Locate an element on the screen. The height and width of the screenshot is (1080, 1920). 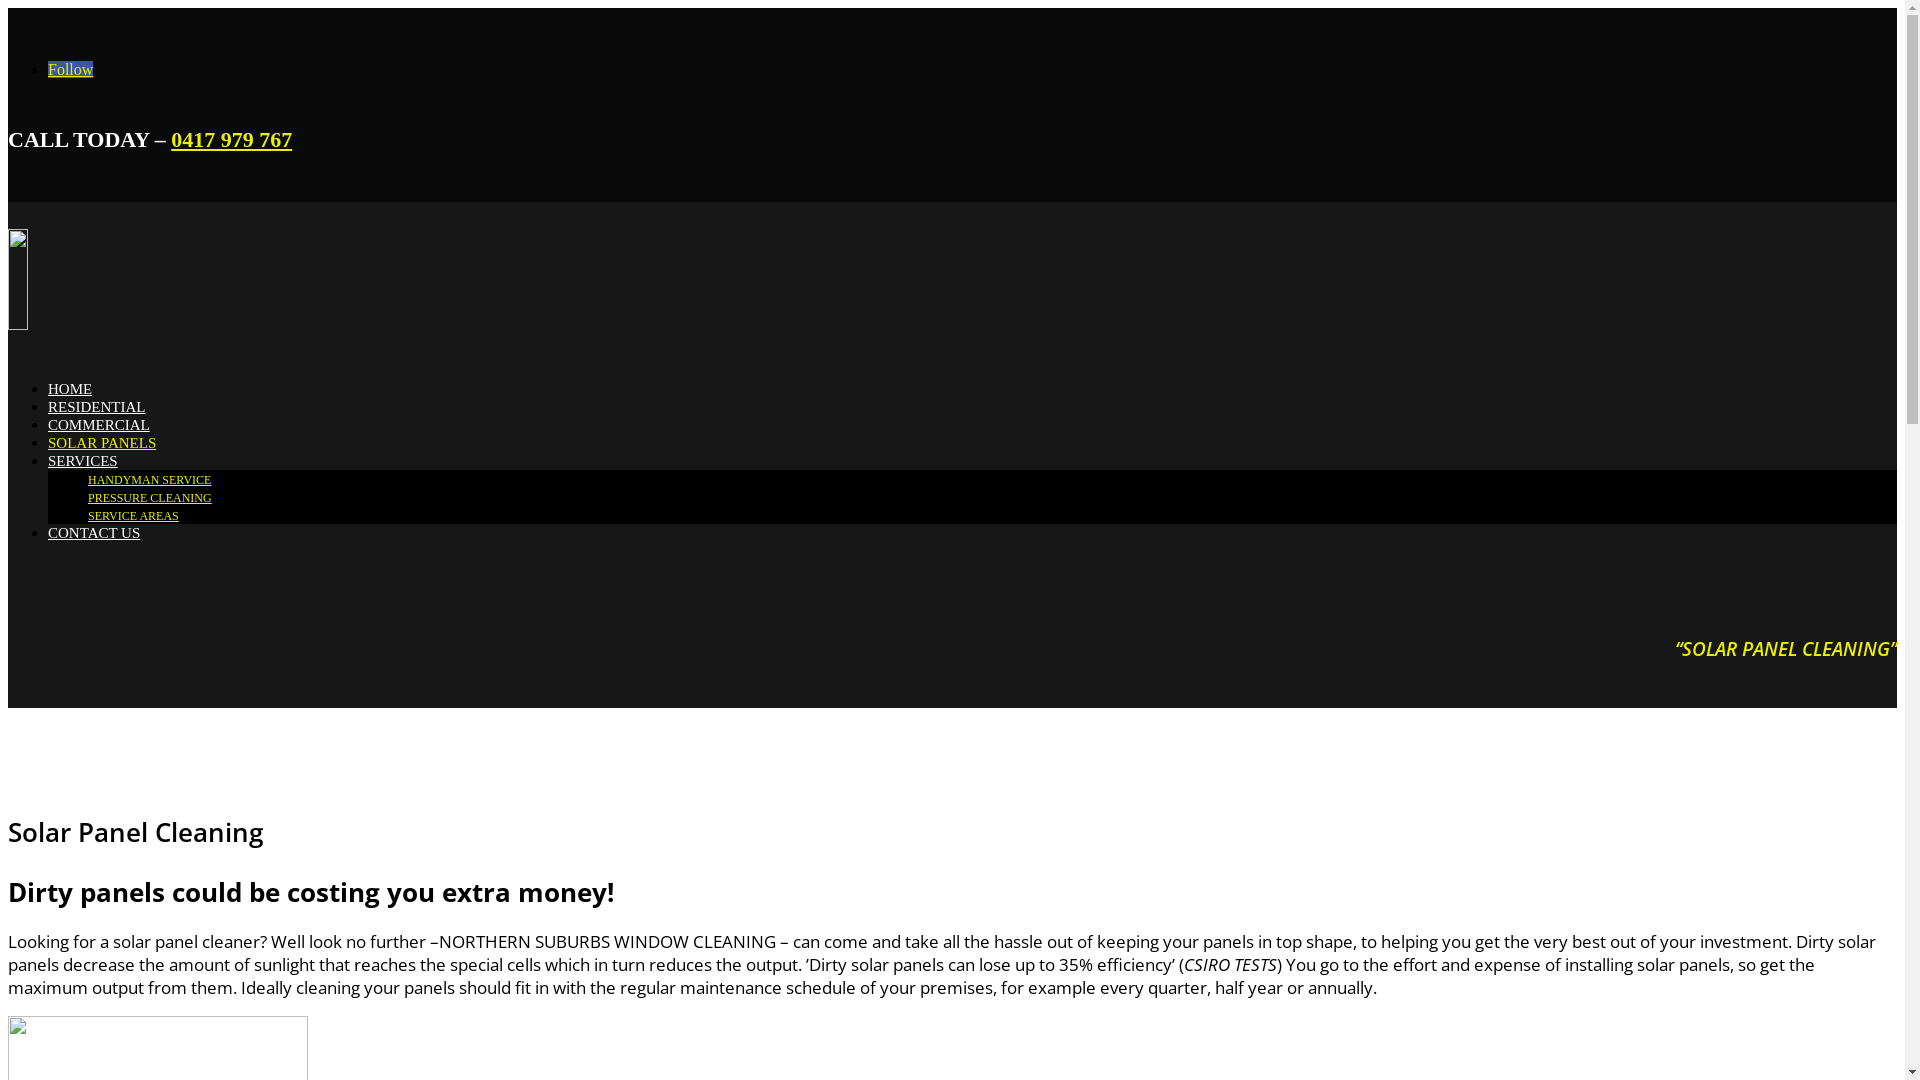
'0417 979 767' is located at coordinates (171, 138).